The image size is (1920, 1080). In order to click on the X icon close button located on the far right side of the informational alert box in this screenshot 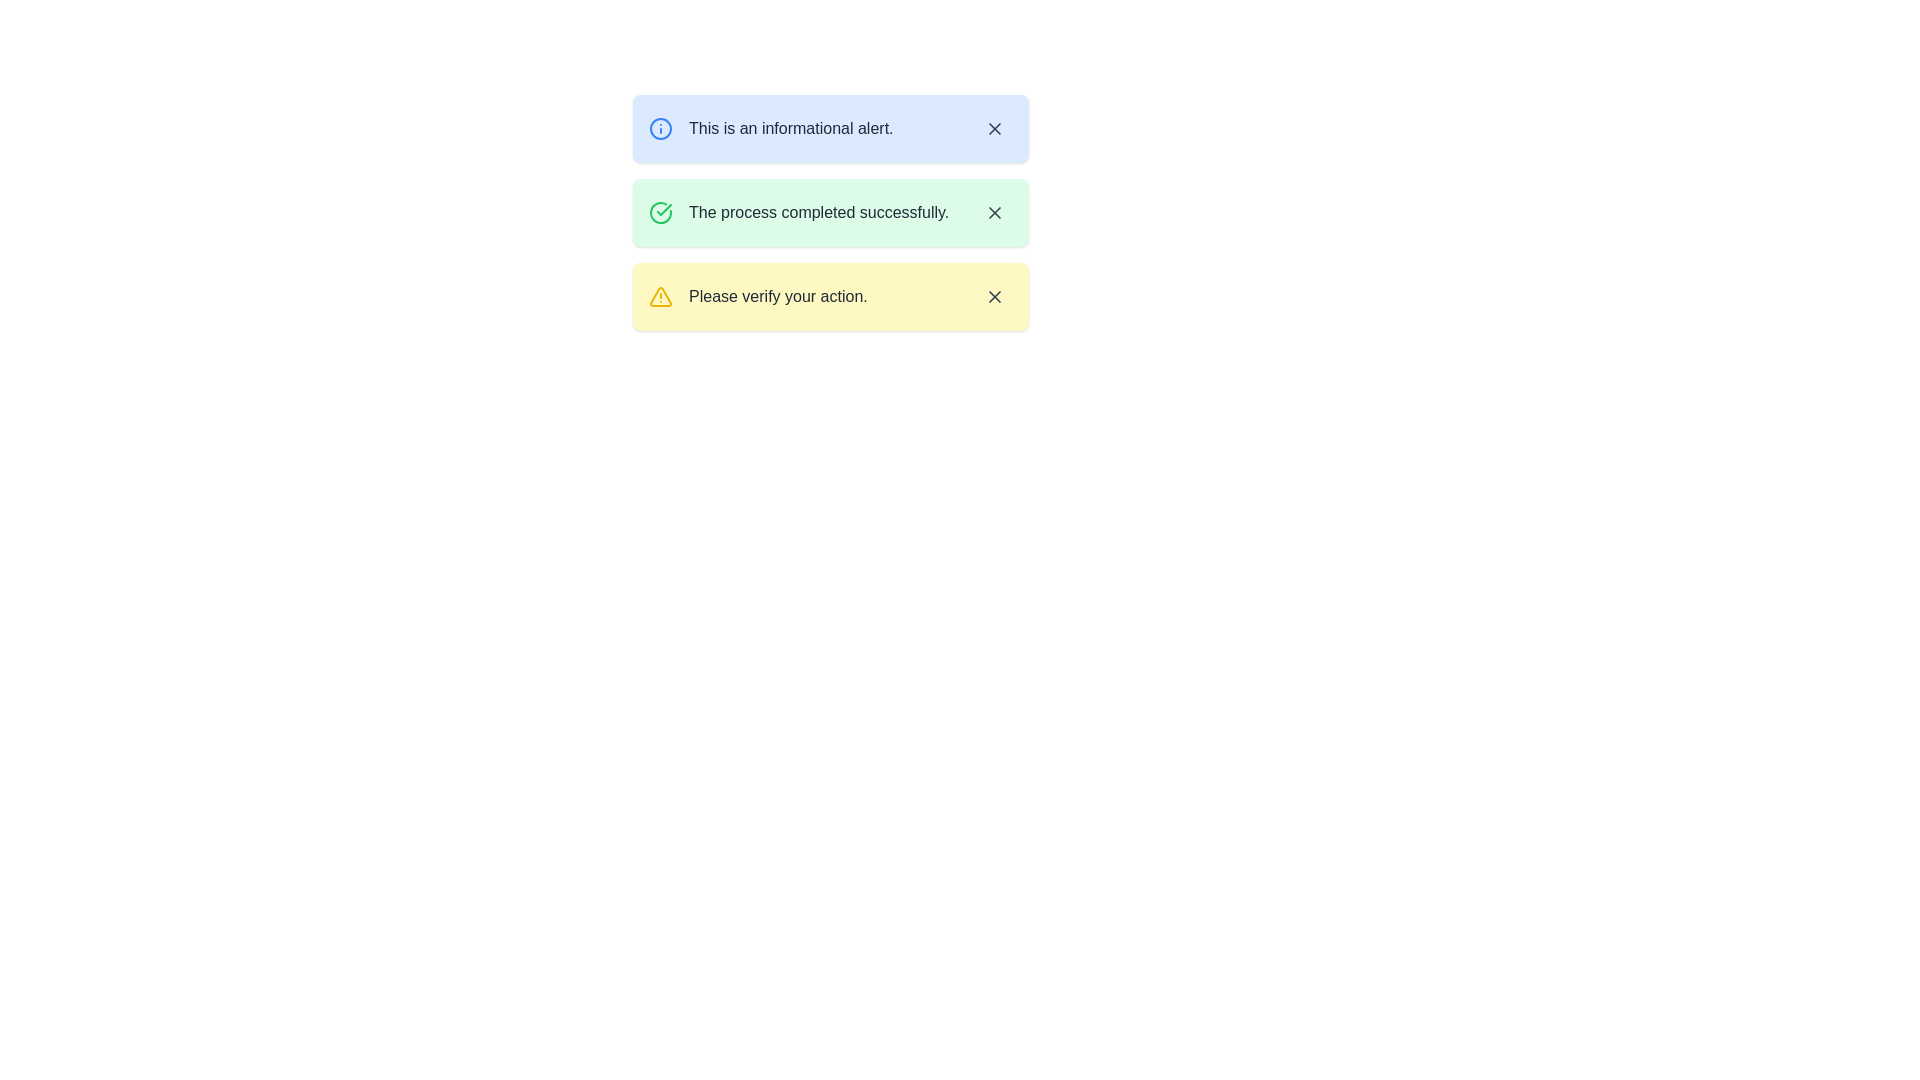, I will do `click(994, 128)`.